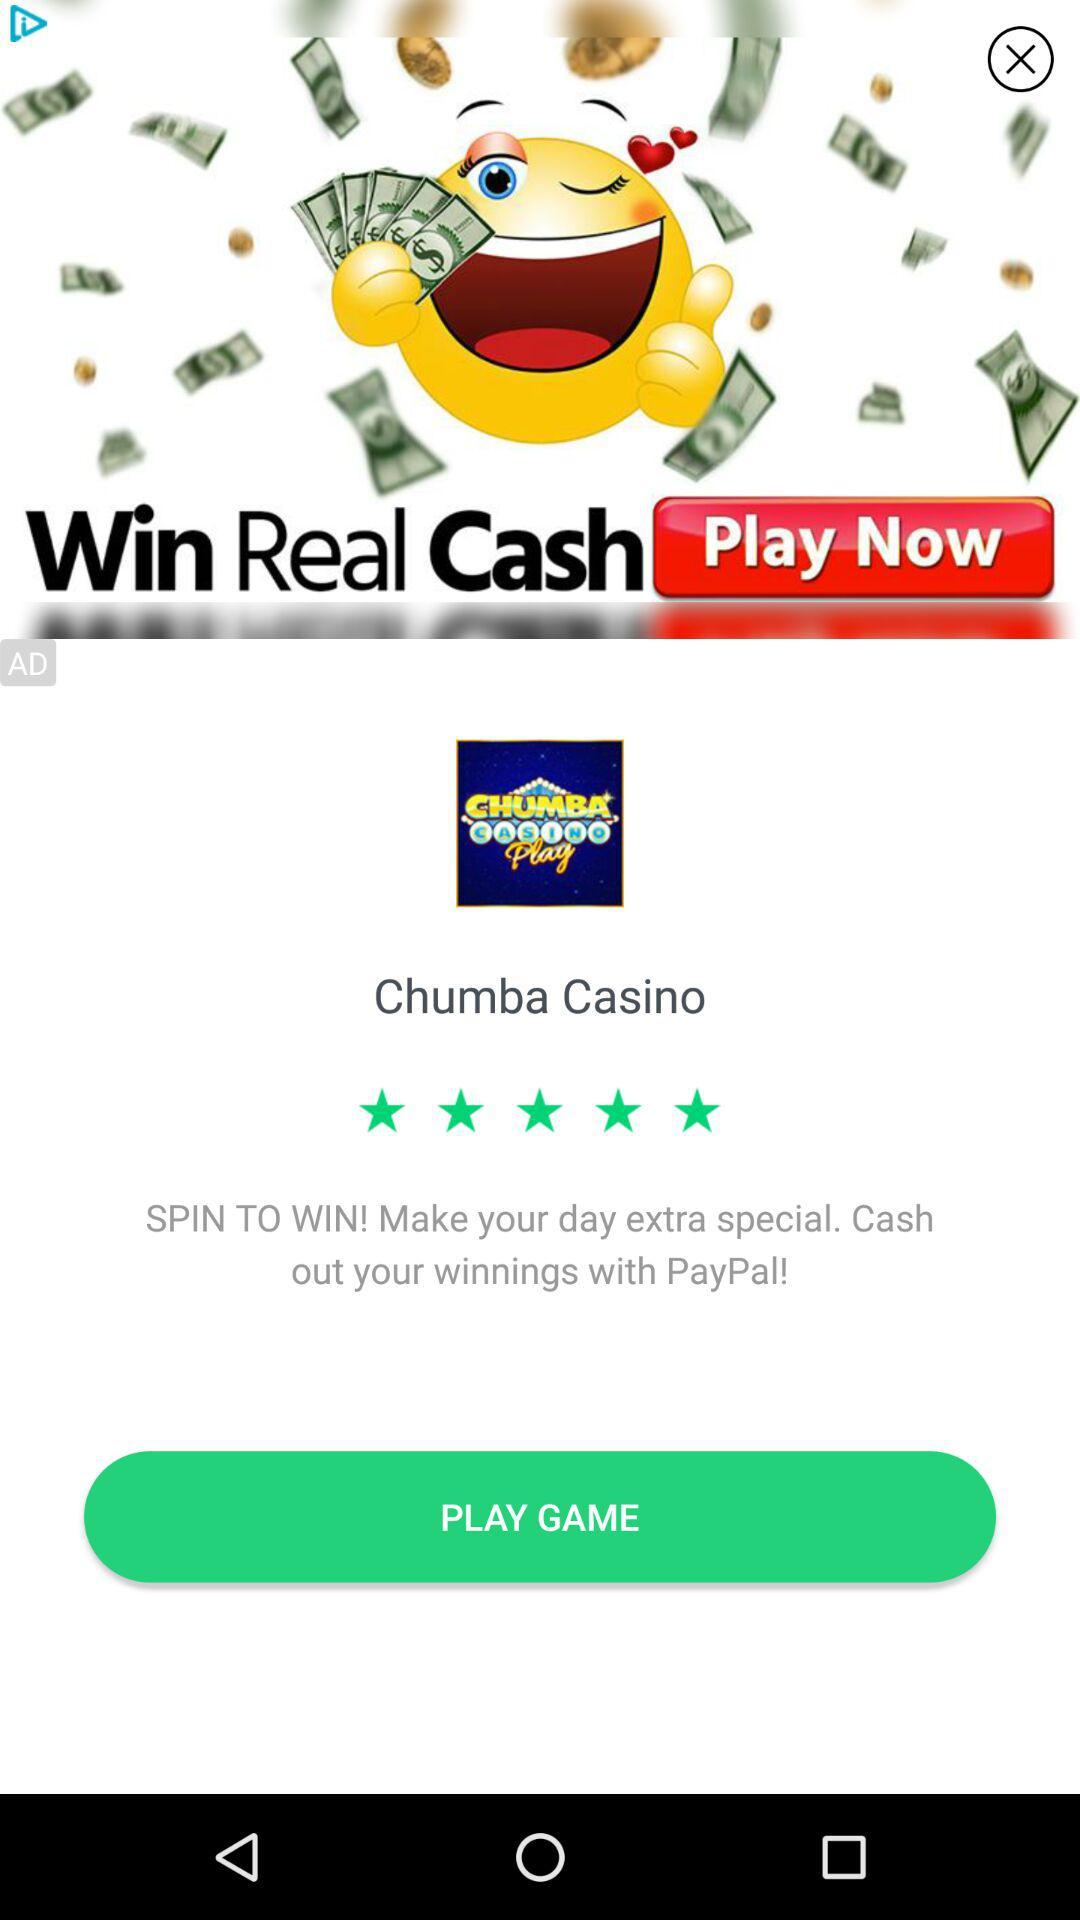  I want to click on the close icon, so click(1020, 59).